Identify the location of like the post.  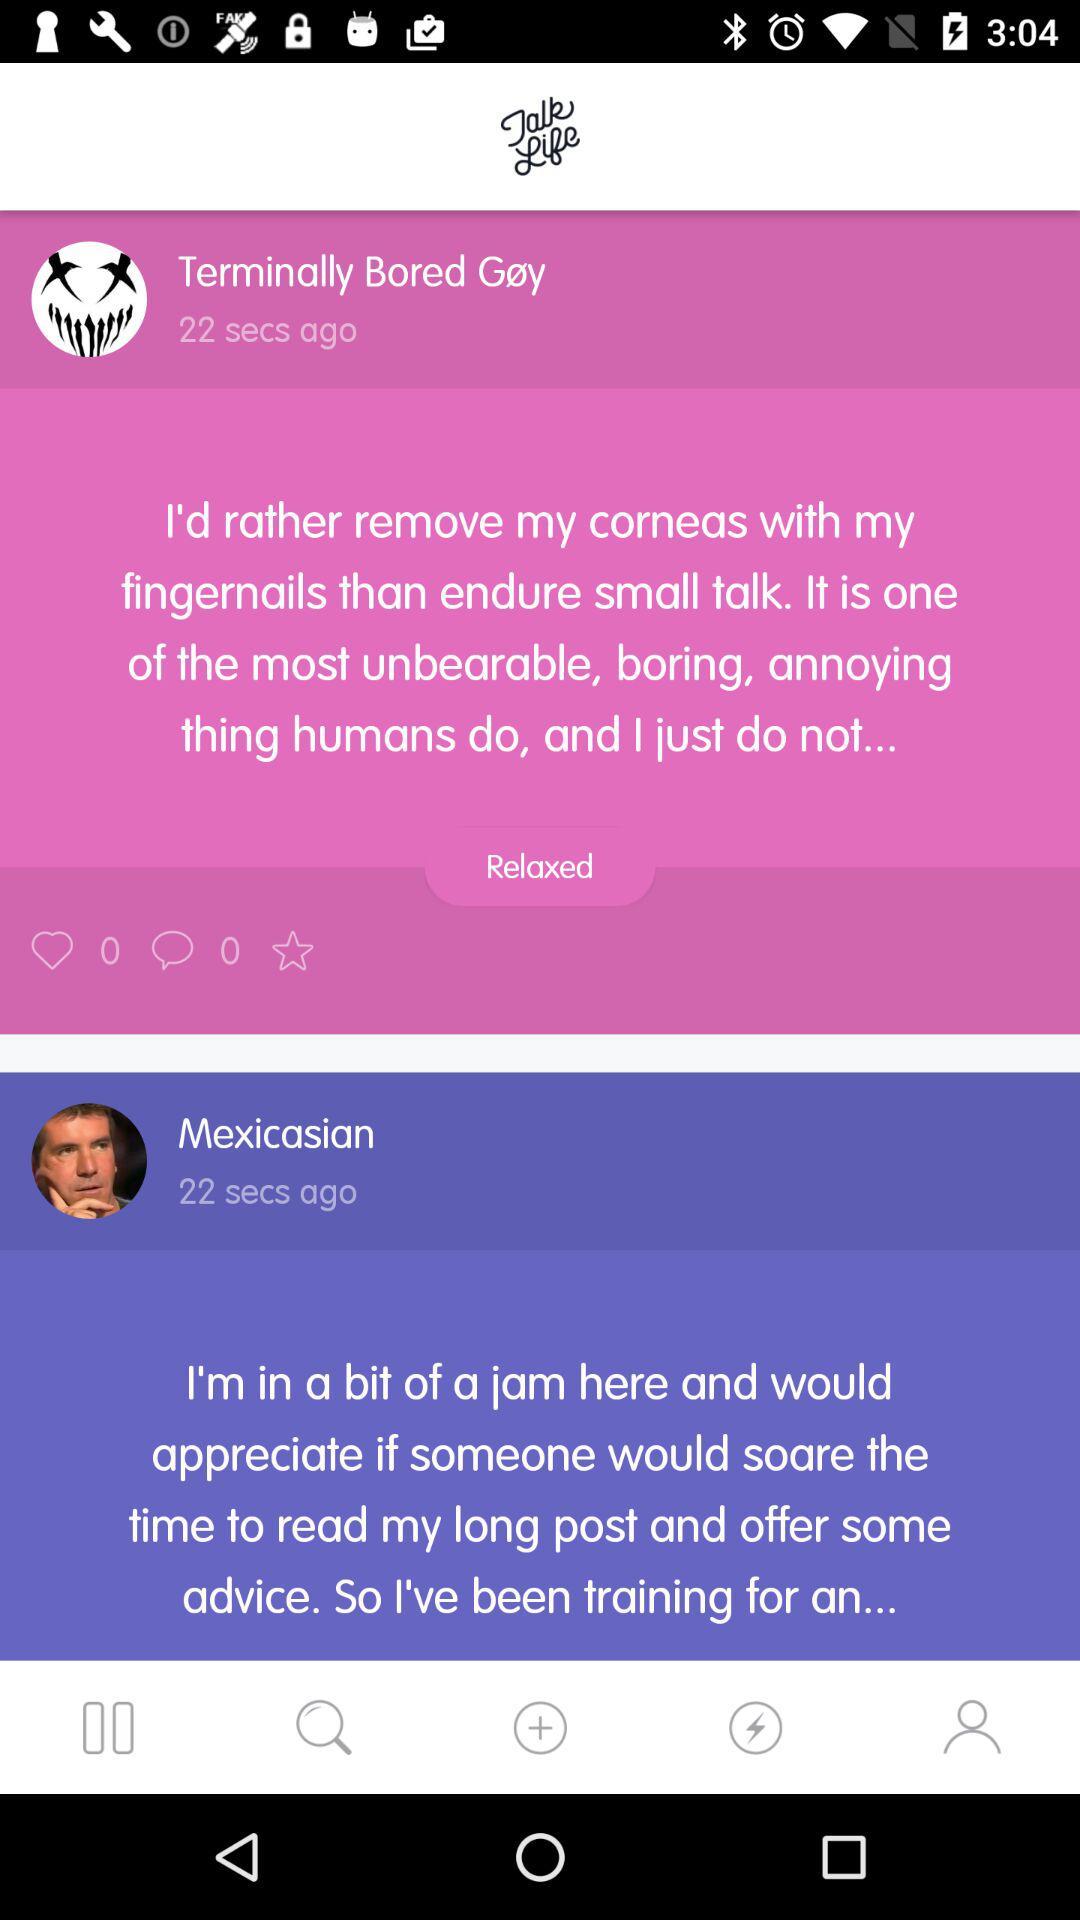
(51, 949).